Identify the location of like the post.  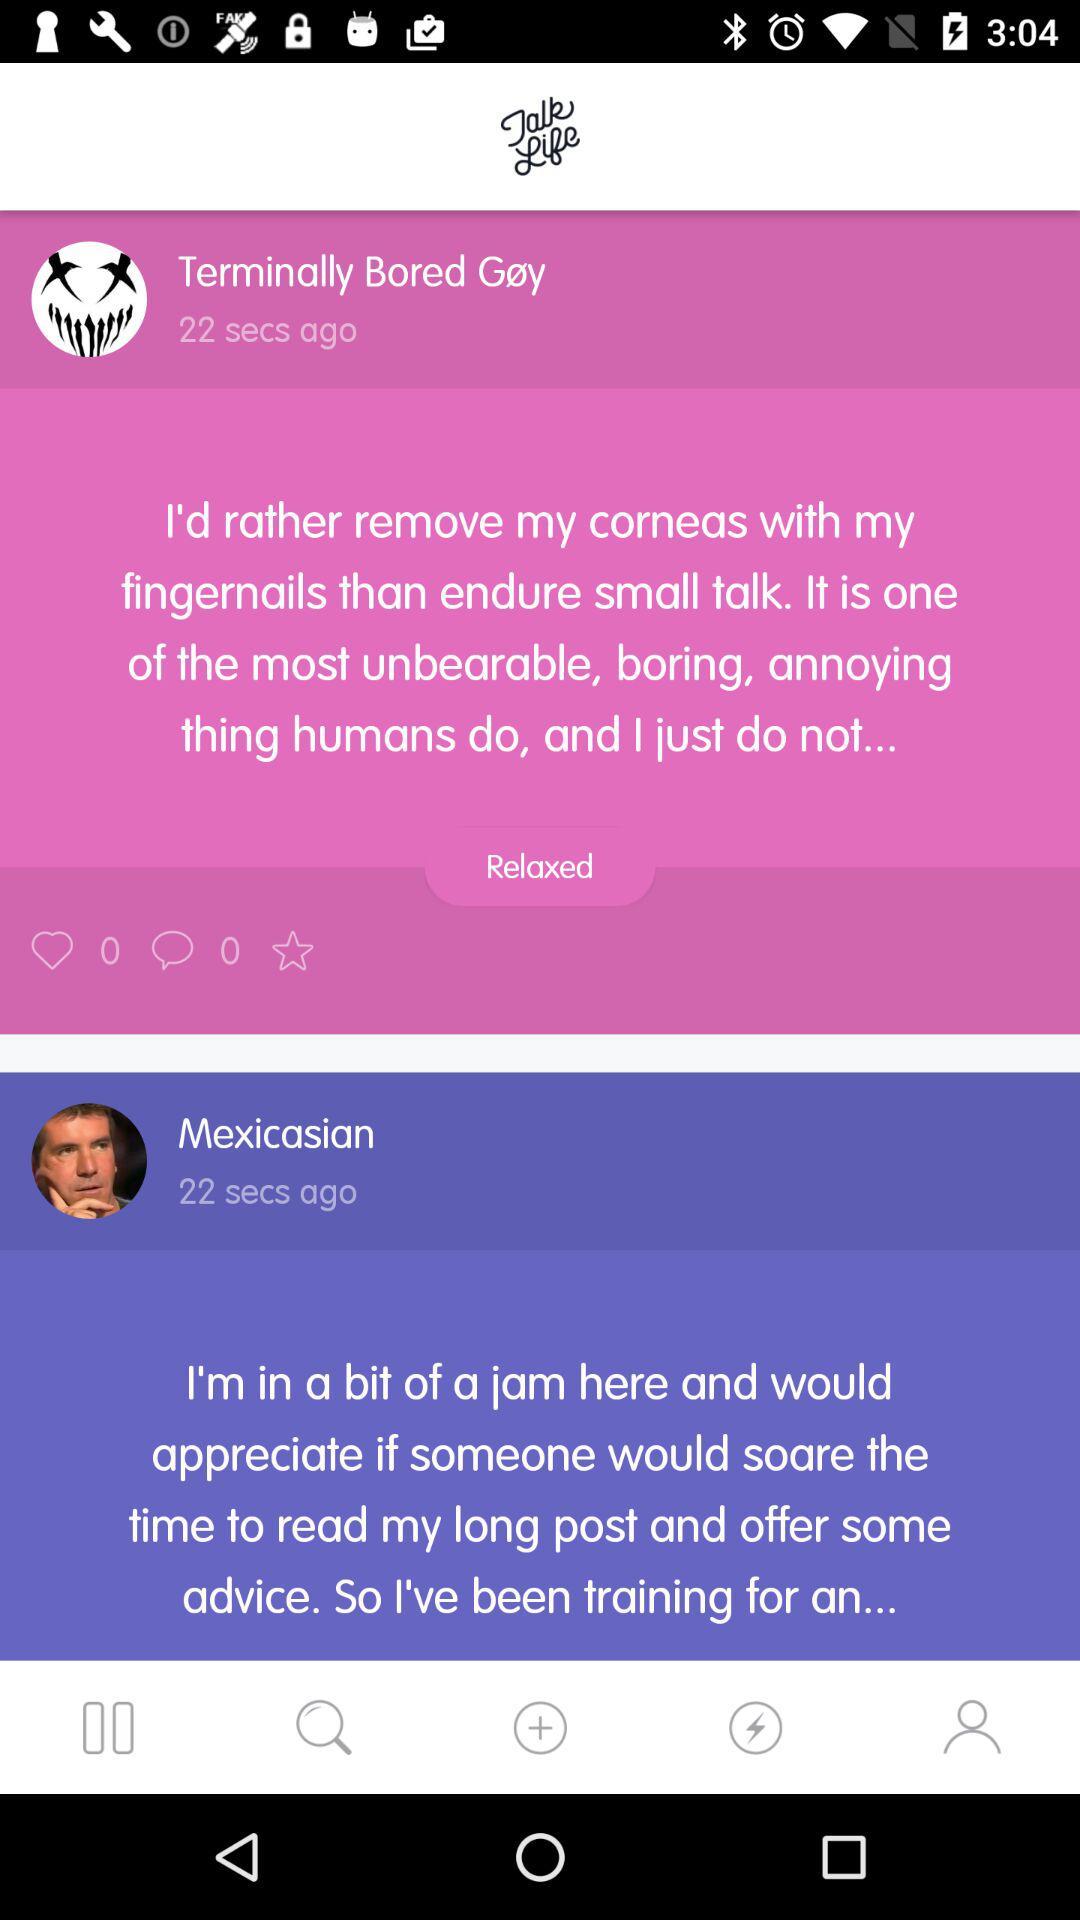
(51, 949).